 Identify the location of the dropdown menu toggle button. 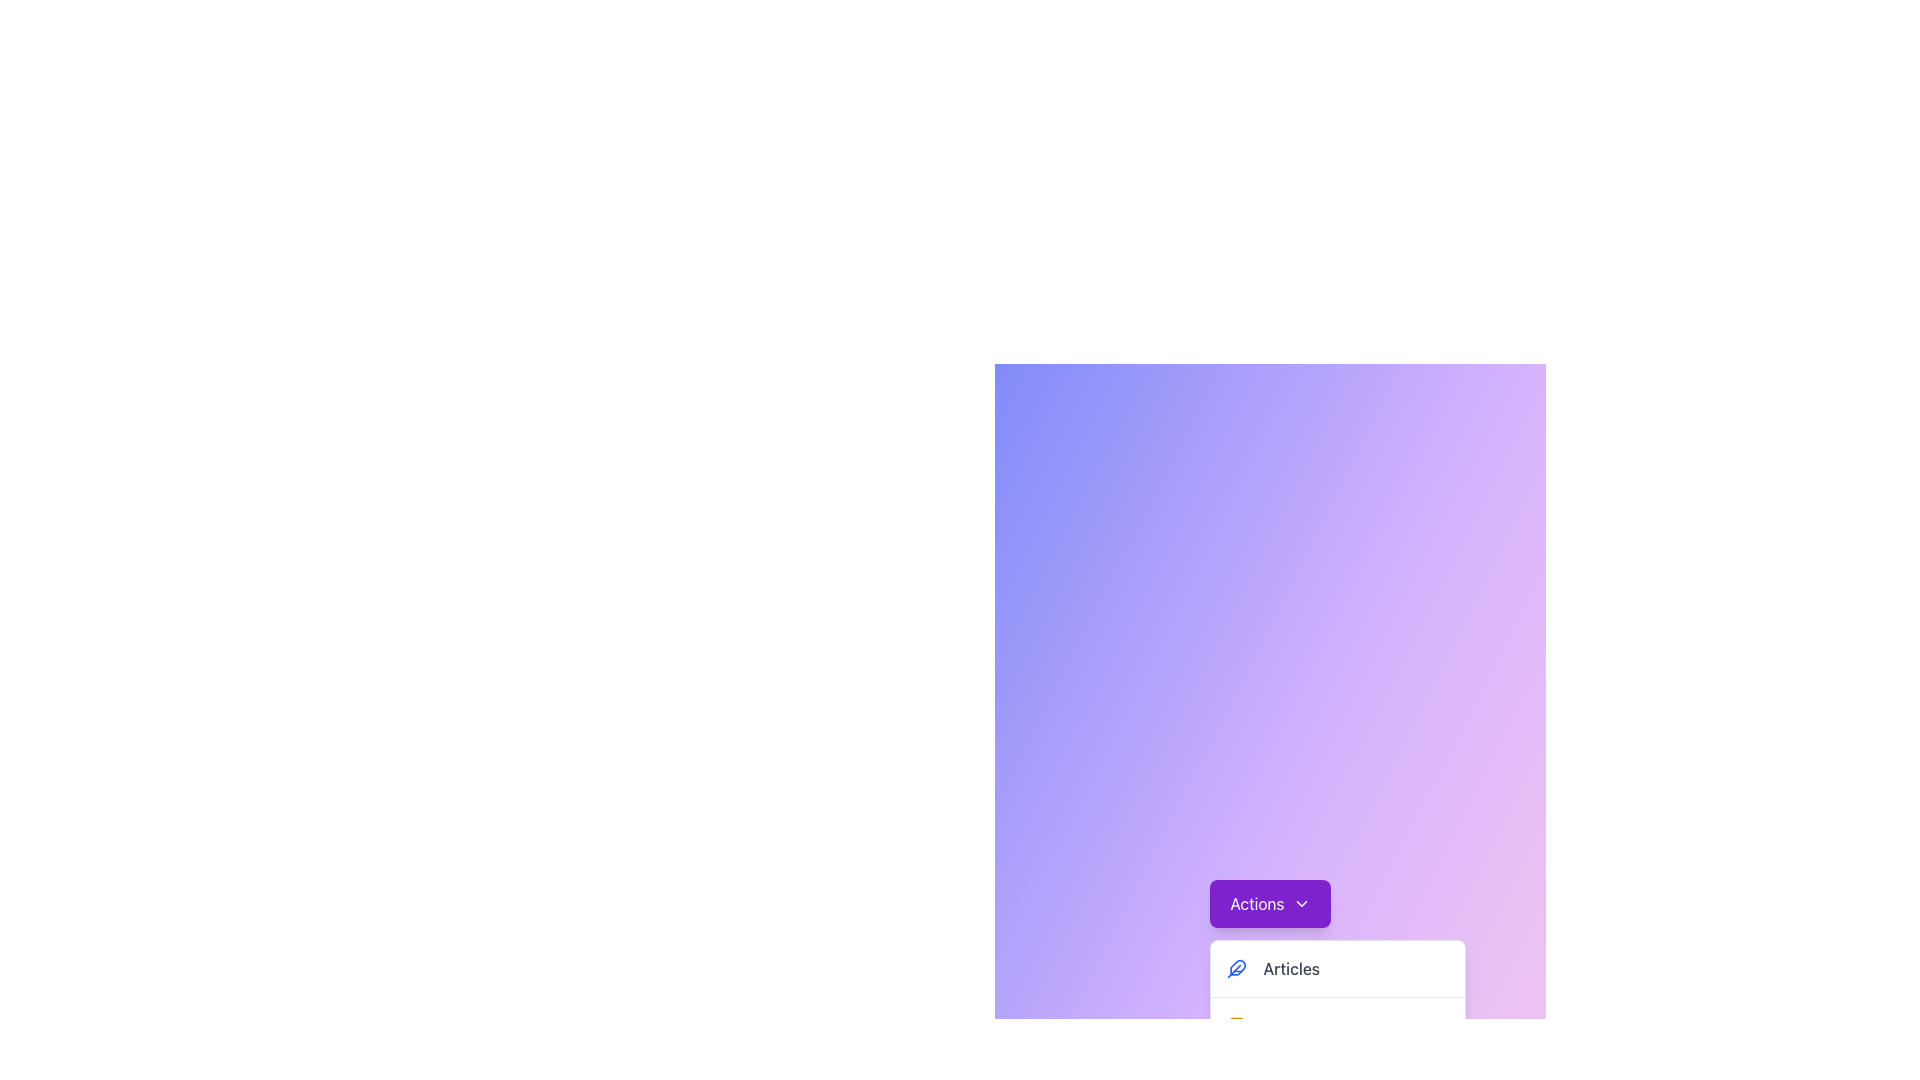
(1269, 903).